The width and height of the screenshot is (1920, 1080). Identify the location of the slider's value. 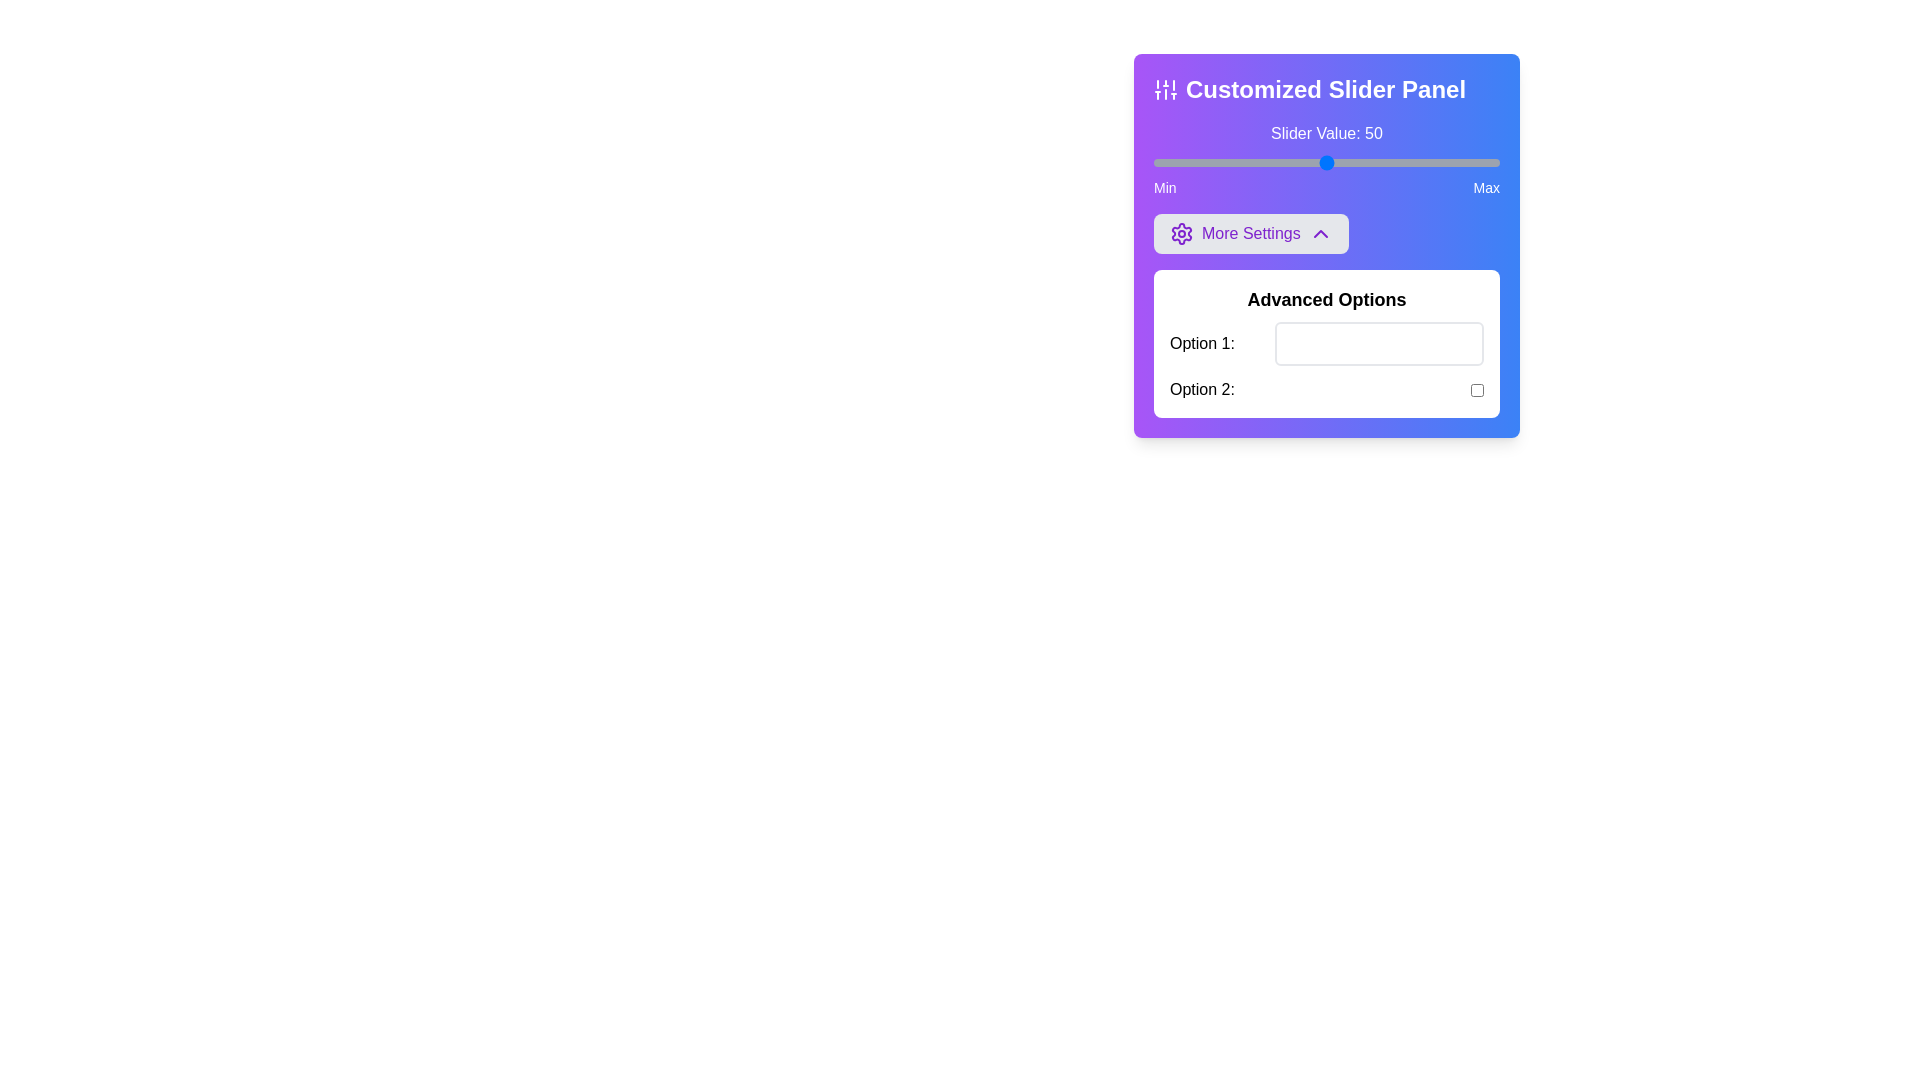
(1360, 161).